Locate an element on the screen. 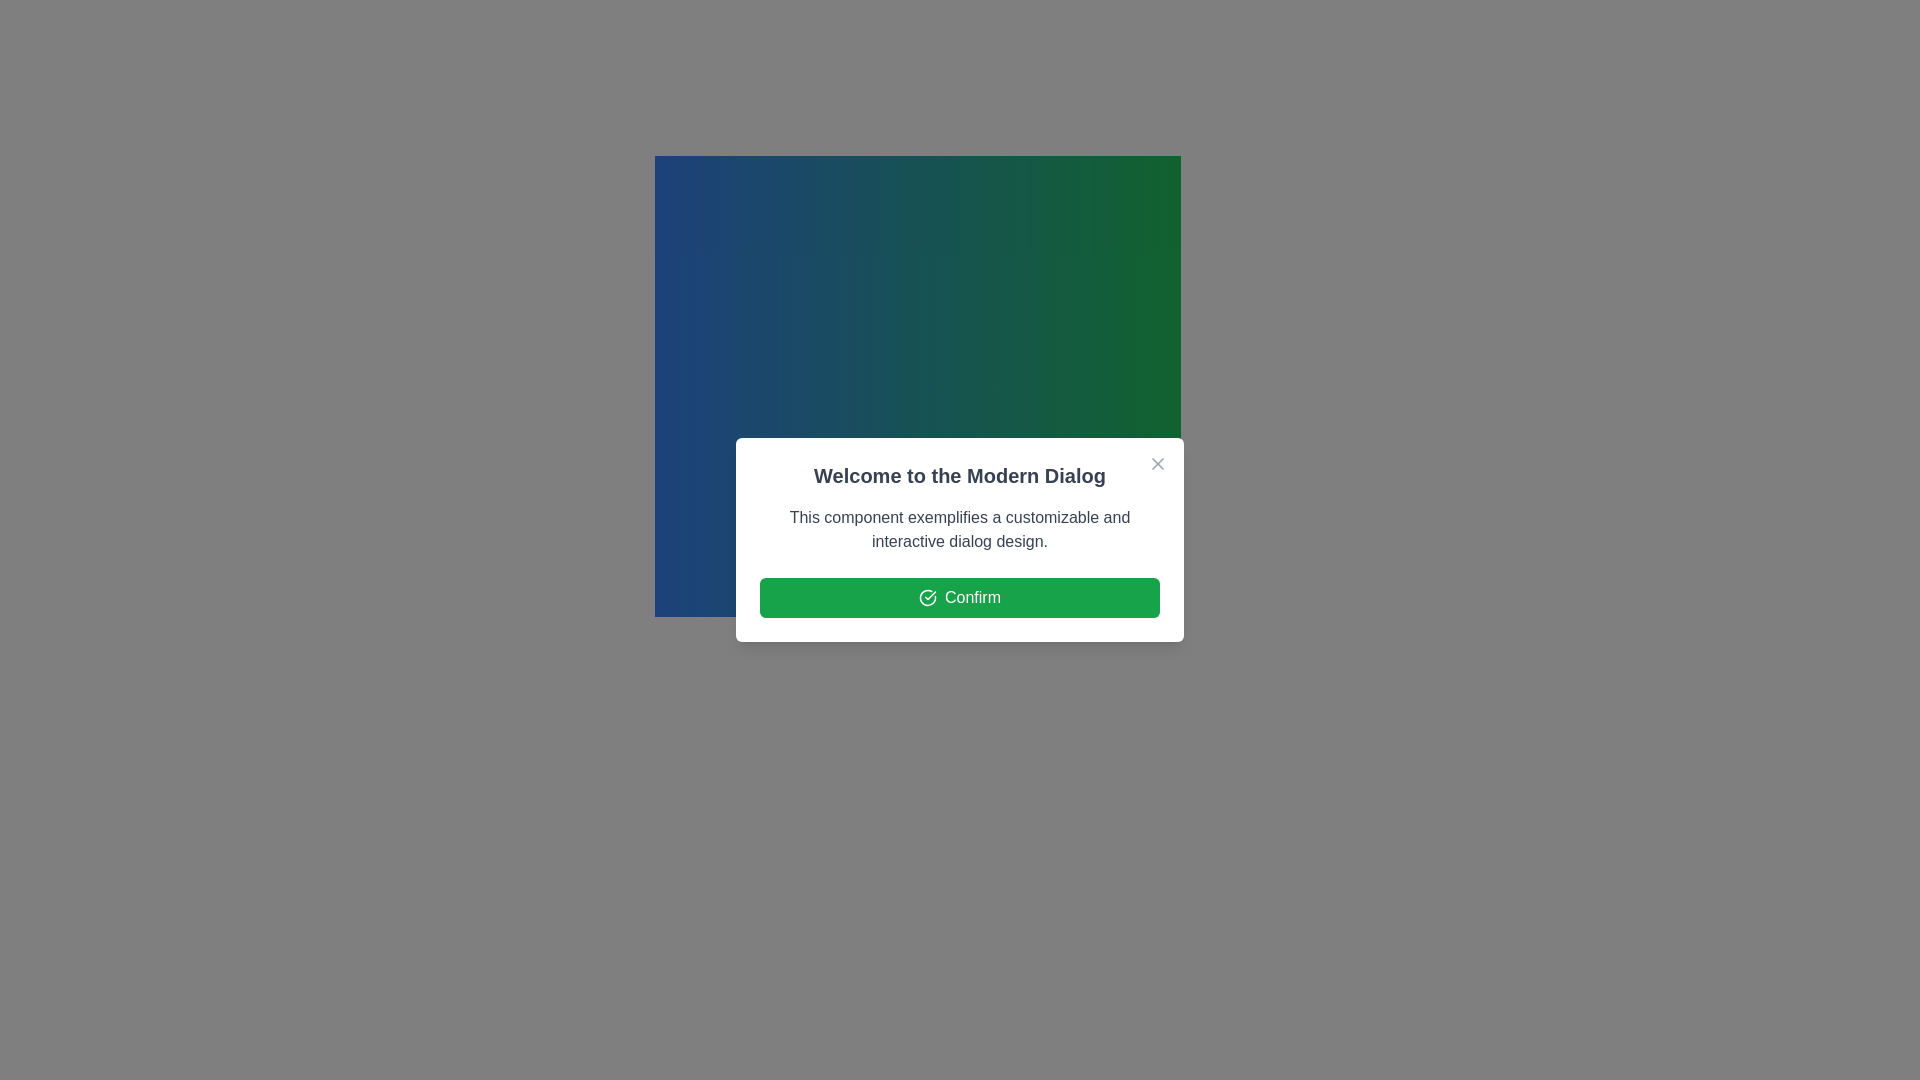 This screenshot has width=1920, height=1080. the confirmation icon located within the green 'Confirm' button, positioned to the left of the label text is located at coordinates (926, 596).